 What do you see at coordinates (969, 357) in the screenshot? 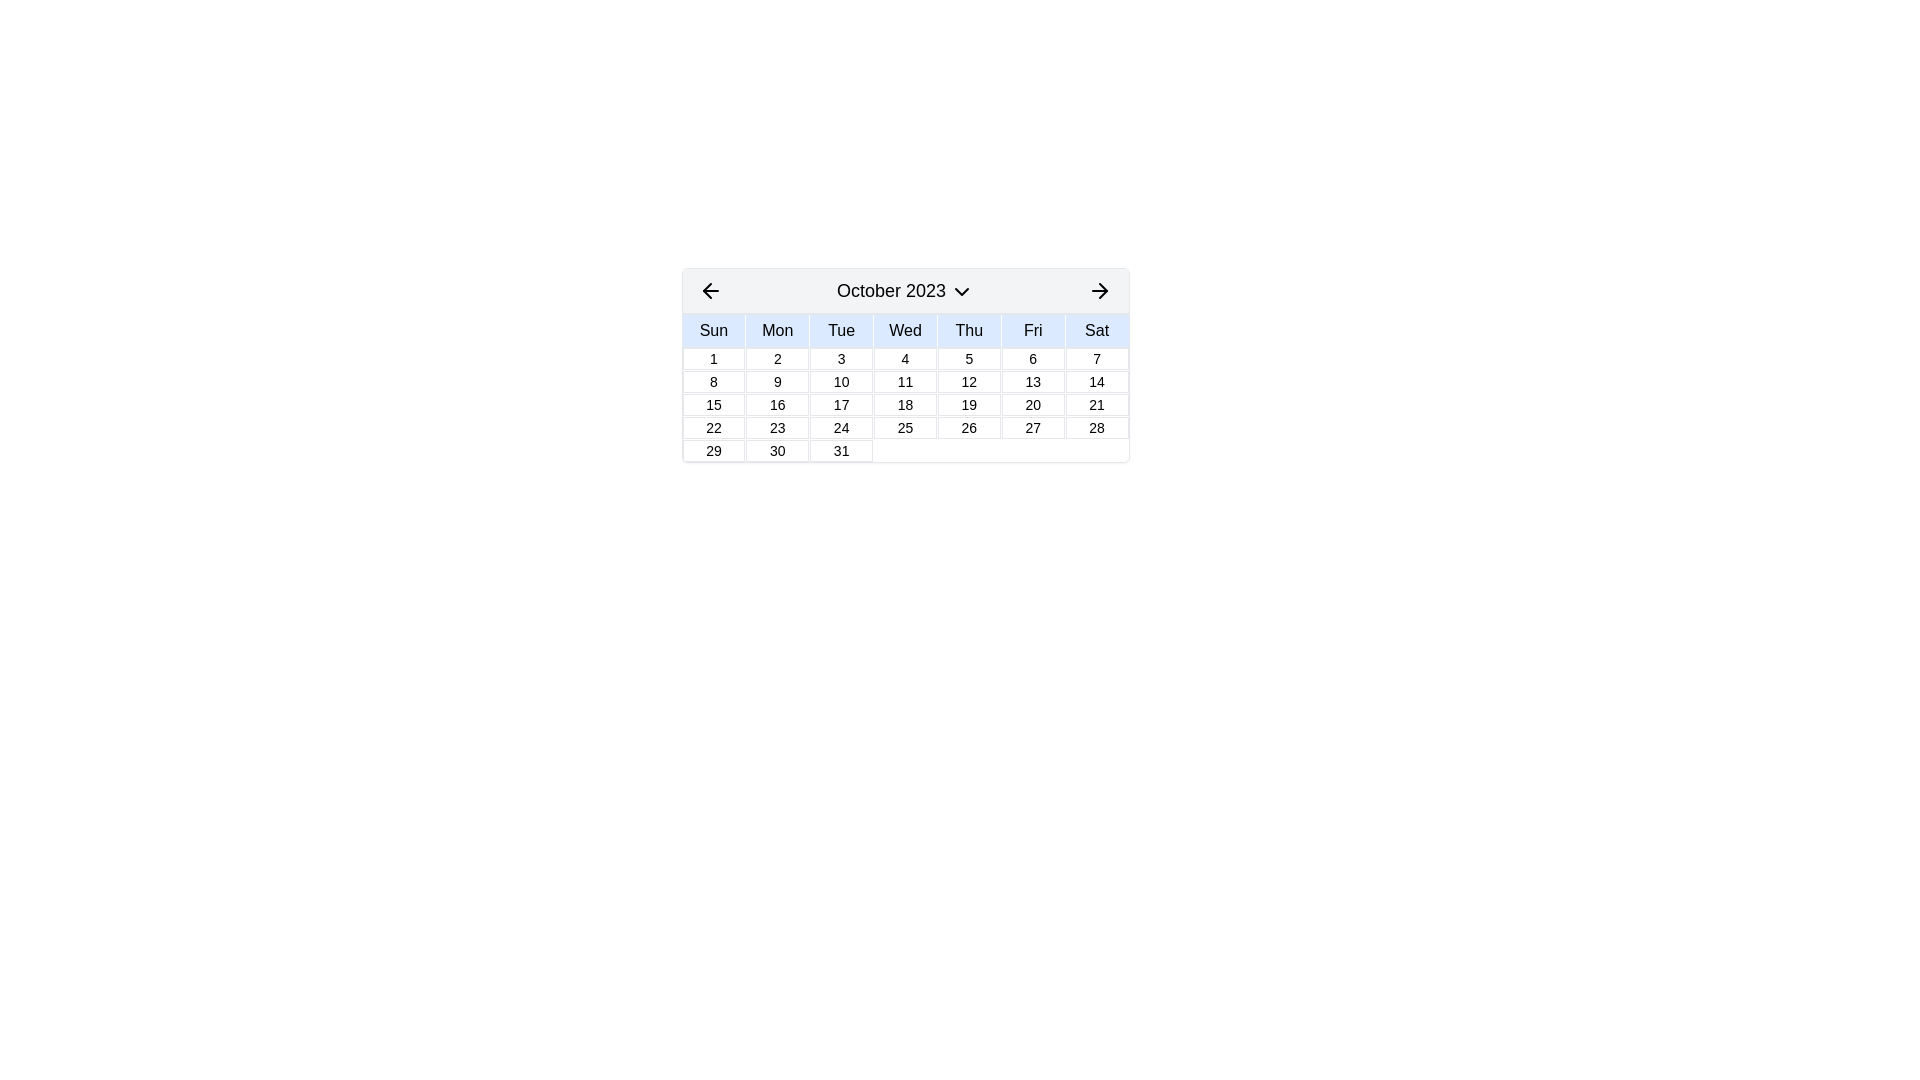
I see `the Calendar Day Cell element that contains the number '5', which is located in the first row under the 'Thu' header` at bounding box center [969, 357].